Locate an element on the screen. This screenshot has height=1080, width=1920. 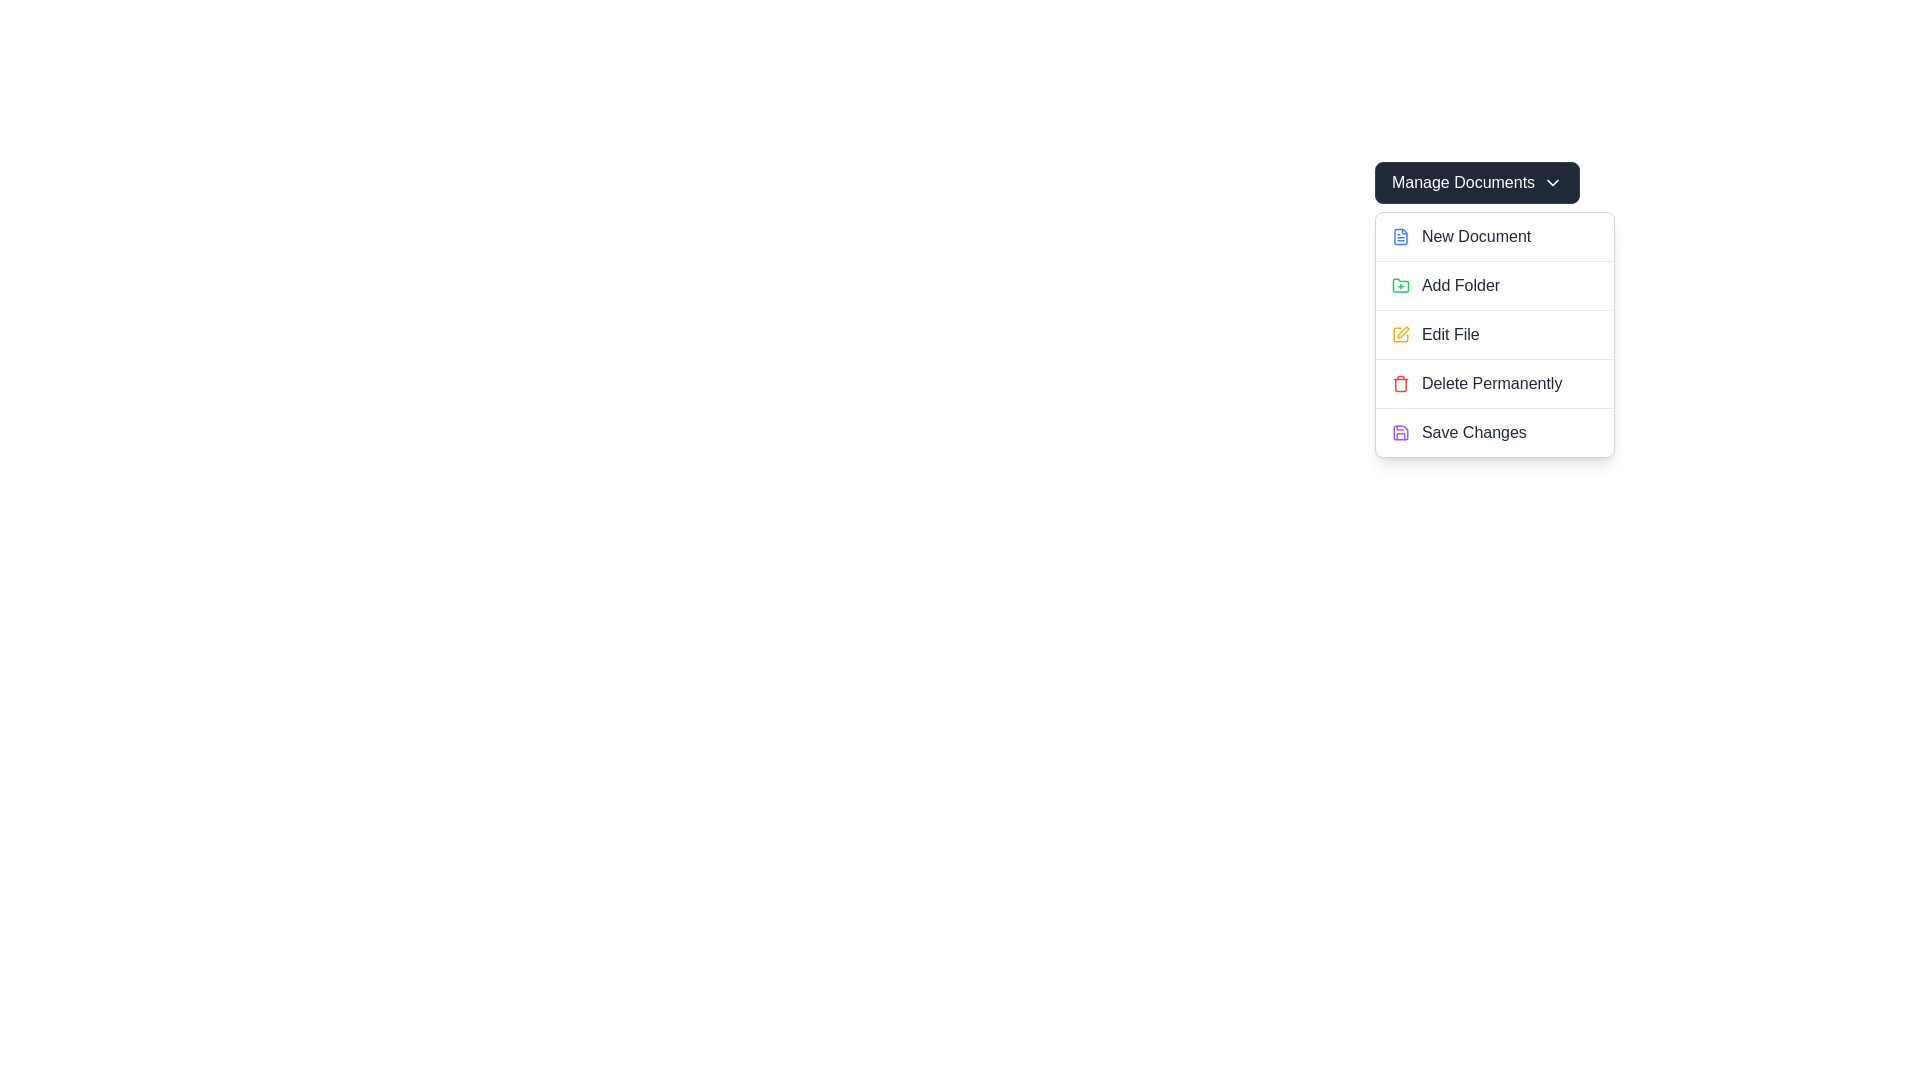
the pen-shaped icon located in the top-right corner beneath the 'Edit File' label is located at coordinates (1402, 331).